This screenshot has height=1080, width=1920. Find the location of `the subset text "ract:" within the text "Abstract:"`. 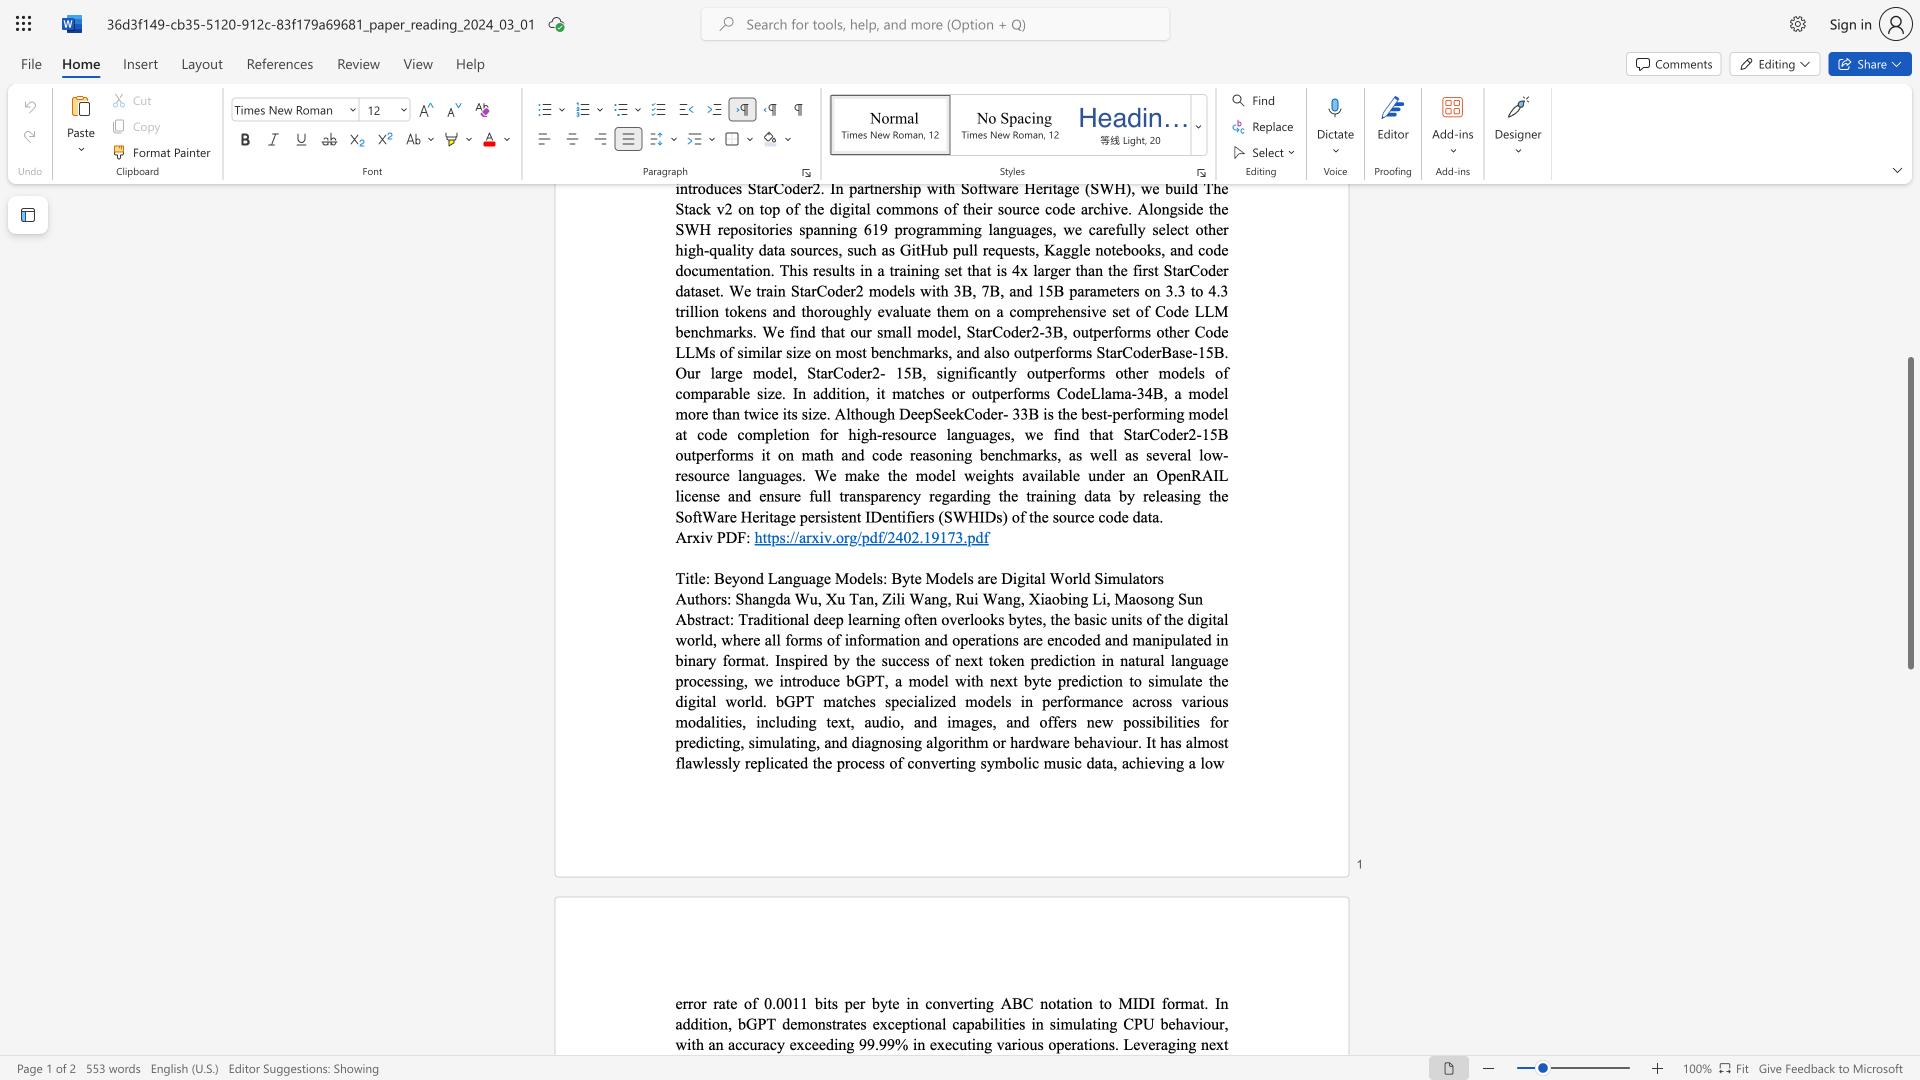

the subset text "ract:" within the text "Abstract:" is located at coordinates (705, 618).